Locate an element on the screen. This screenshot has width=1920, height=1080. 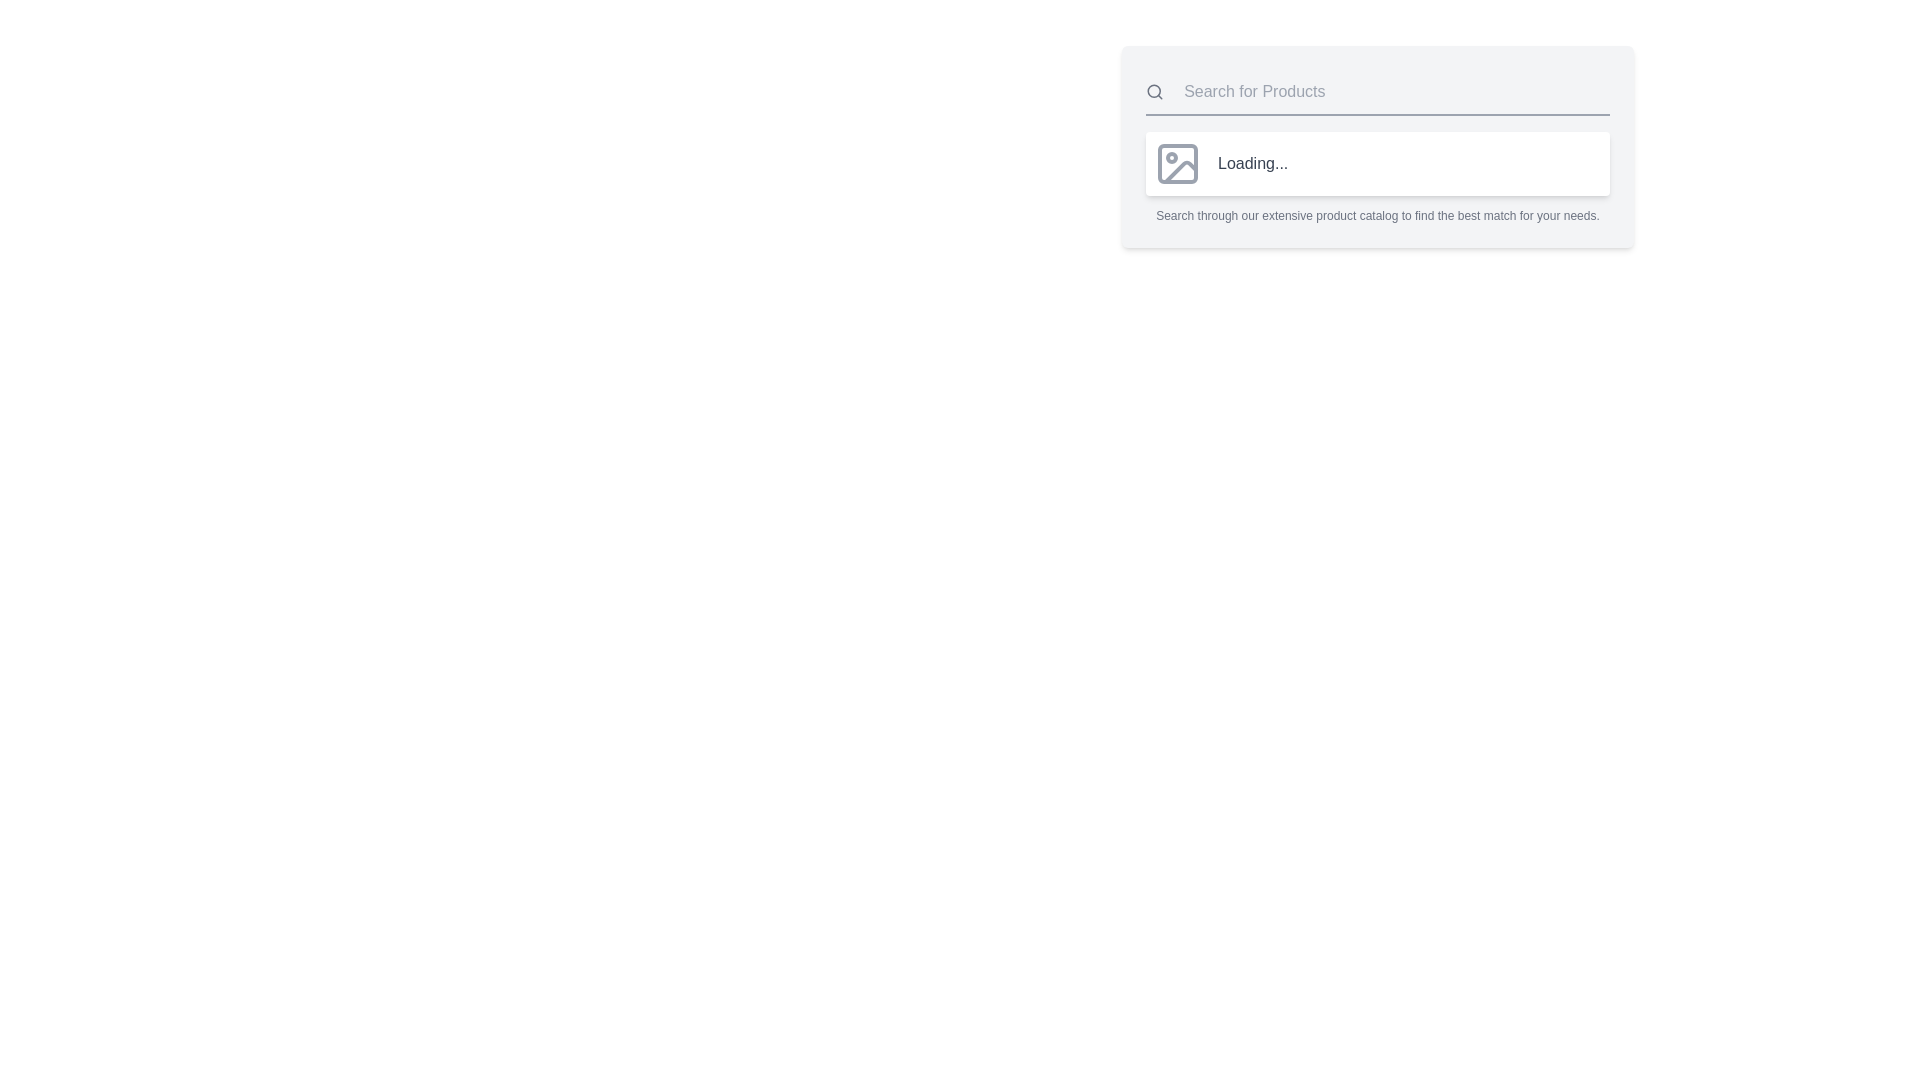
the search icon located to the left of the 'Search for Products' text input field is located at coordinates (1155, 92).